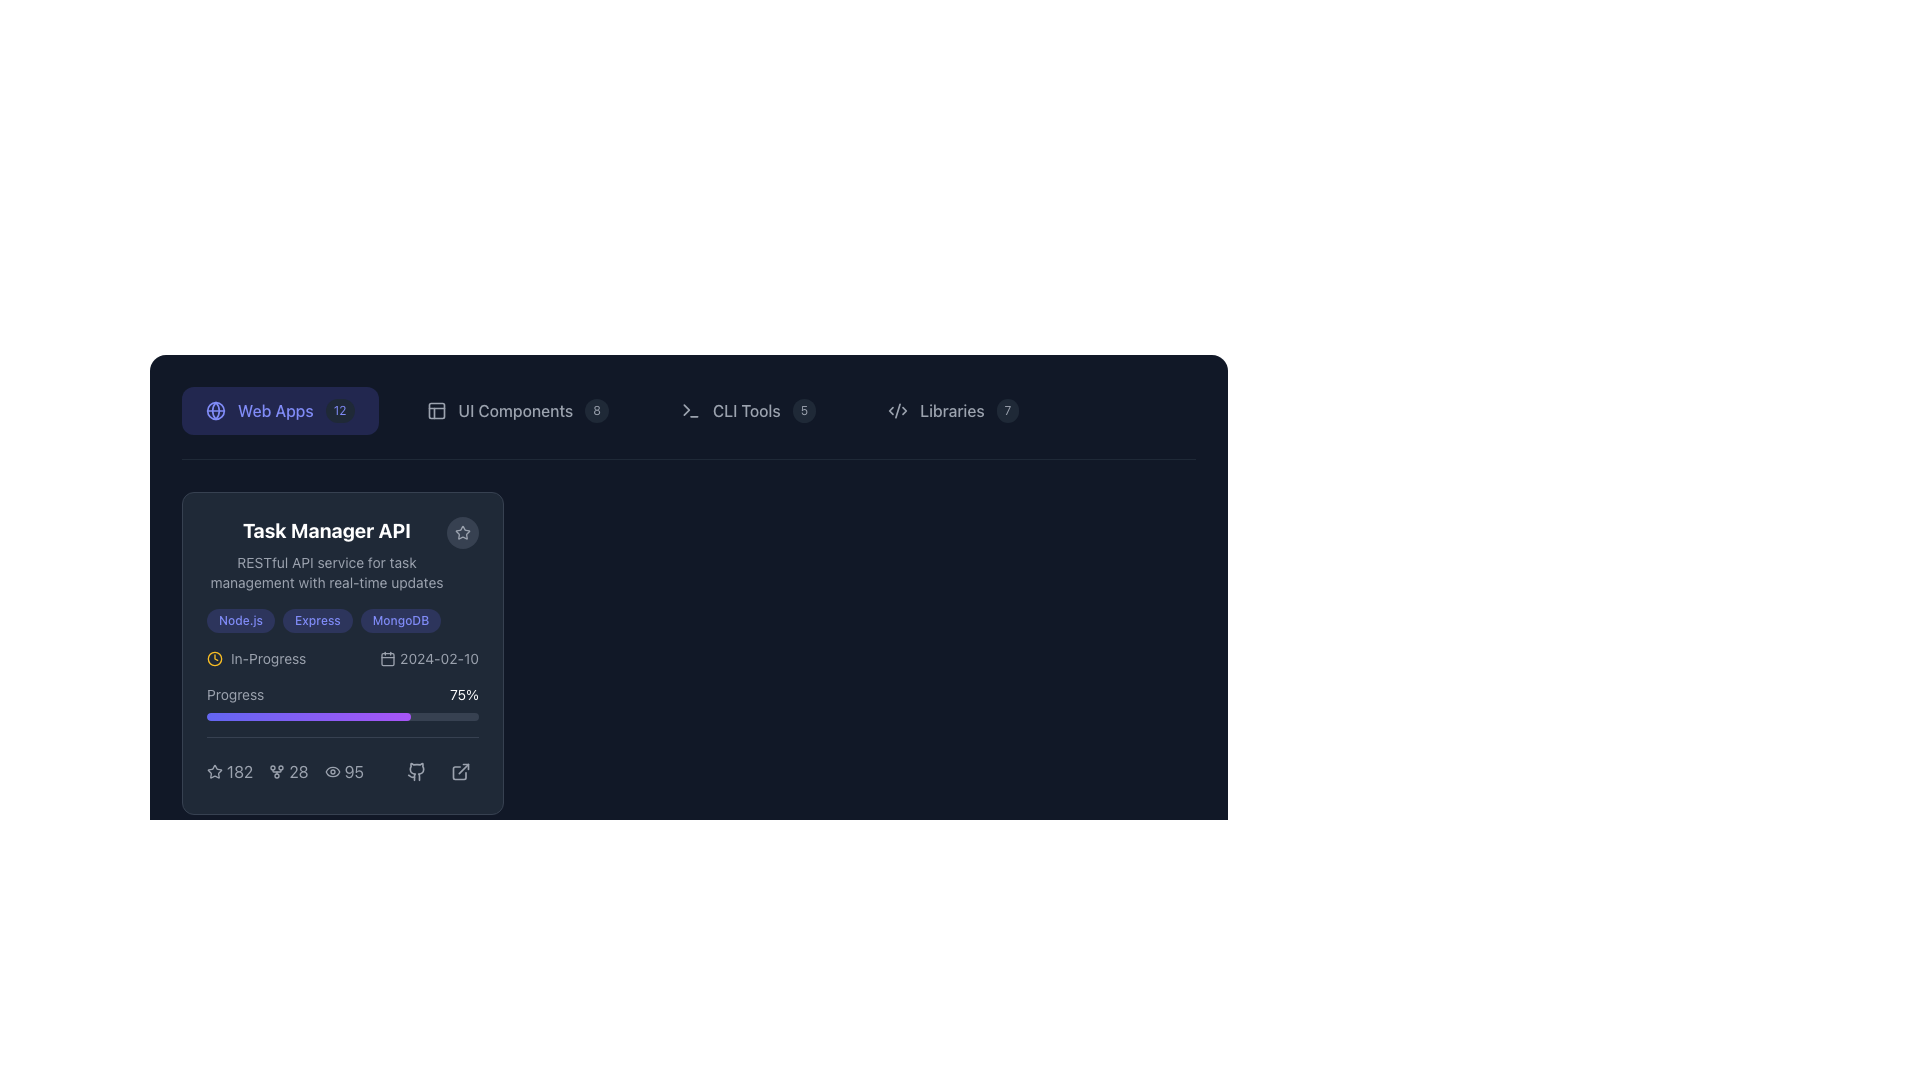 The image size is (1920, 1080). Describe the element at coordinates (461, 531) in the screenshot. I see `the star icon located at the bottom portion of the Task Manager API card to mark it as a favorite` at that location.